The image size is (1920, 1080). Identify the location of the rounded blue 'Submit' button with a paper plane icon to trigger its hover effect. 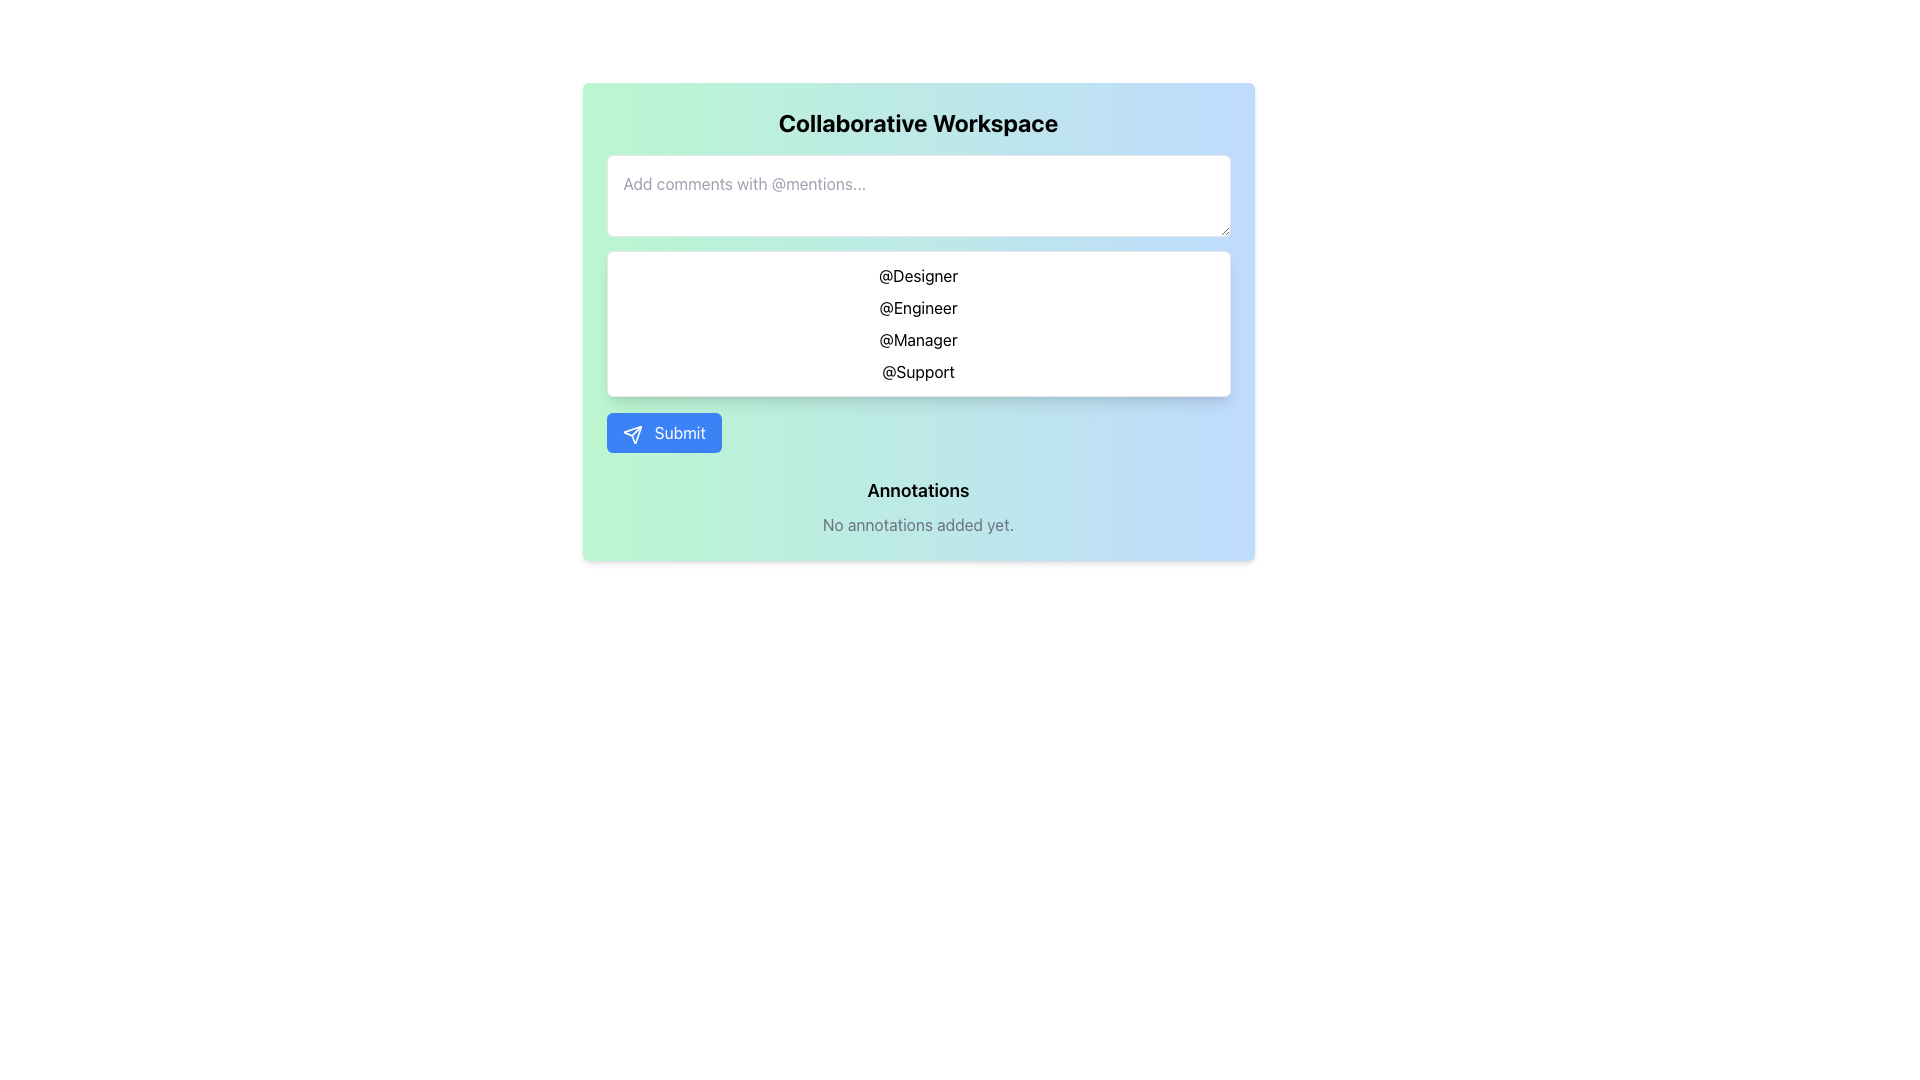
(664, 431).